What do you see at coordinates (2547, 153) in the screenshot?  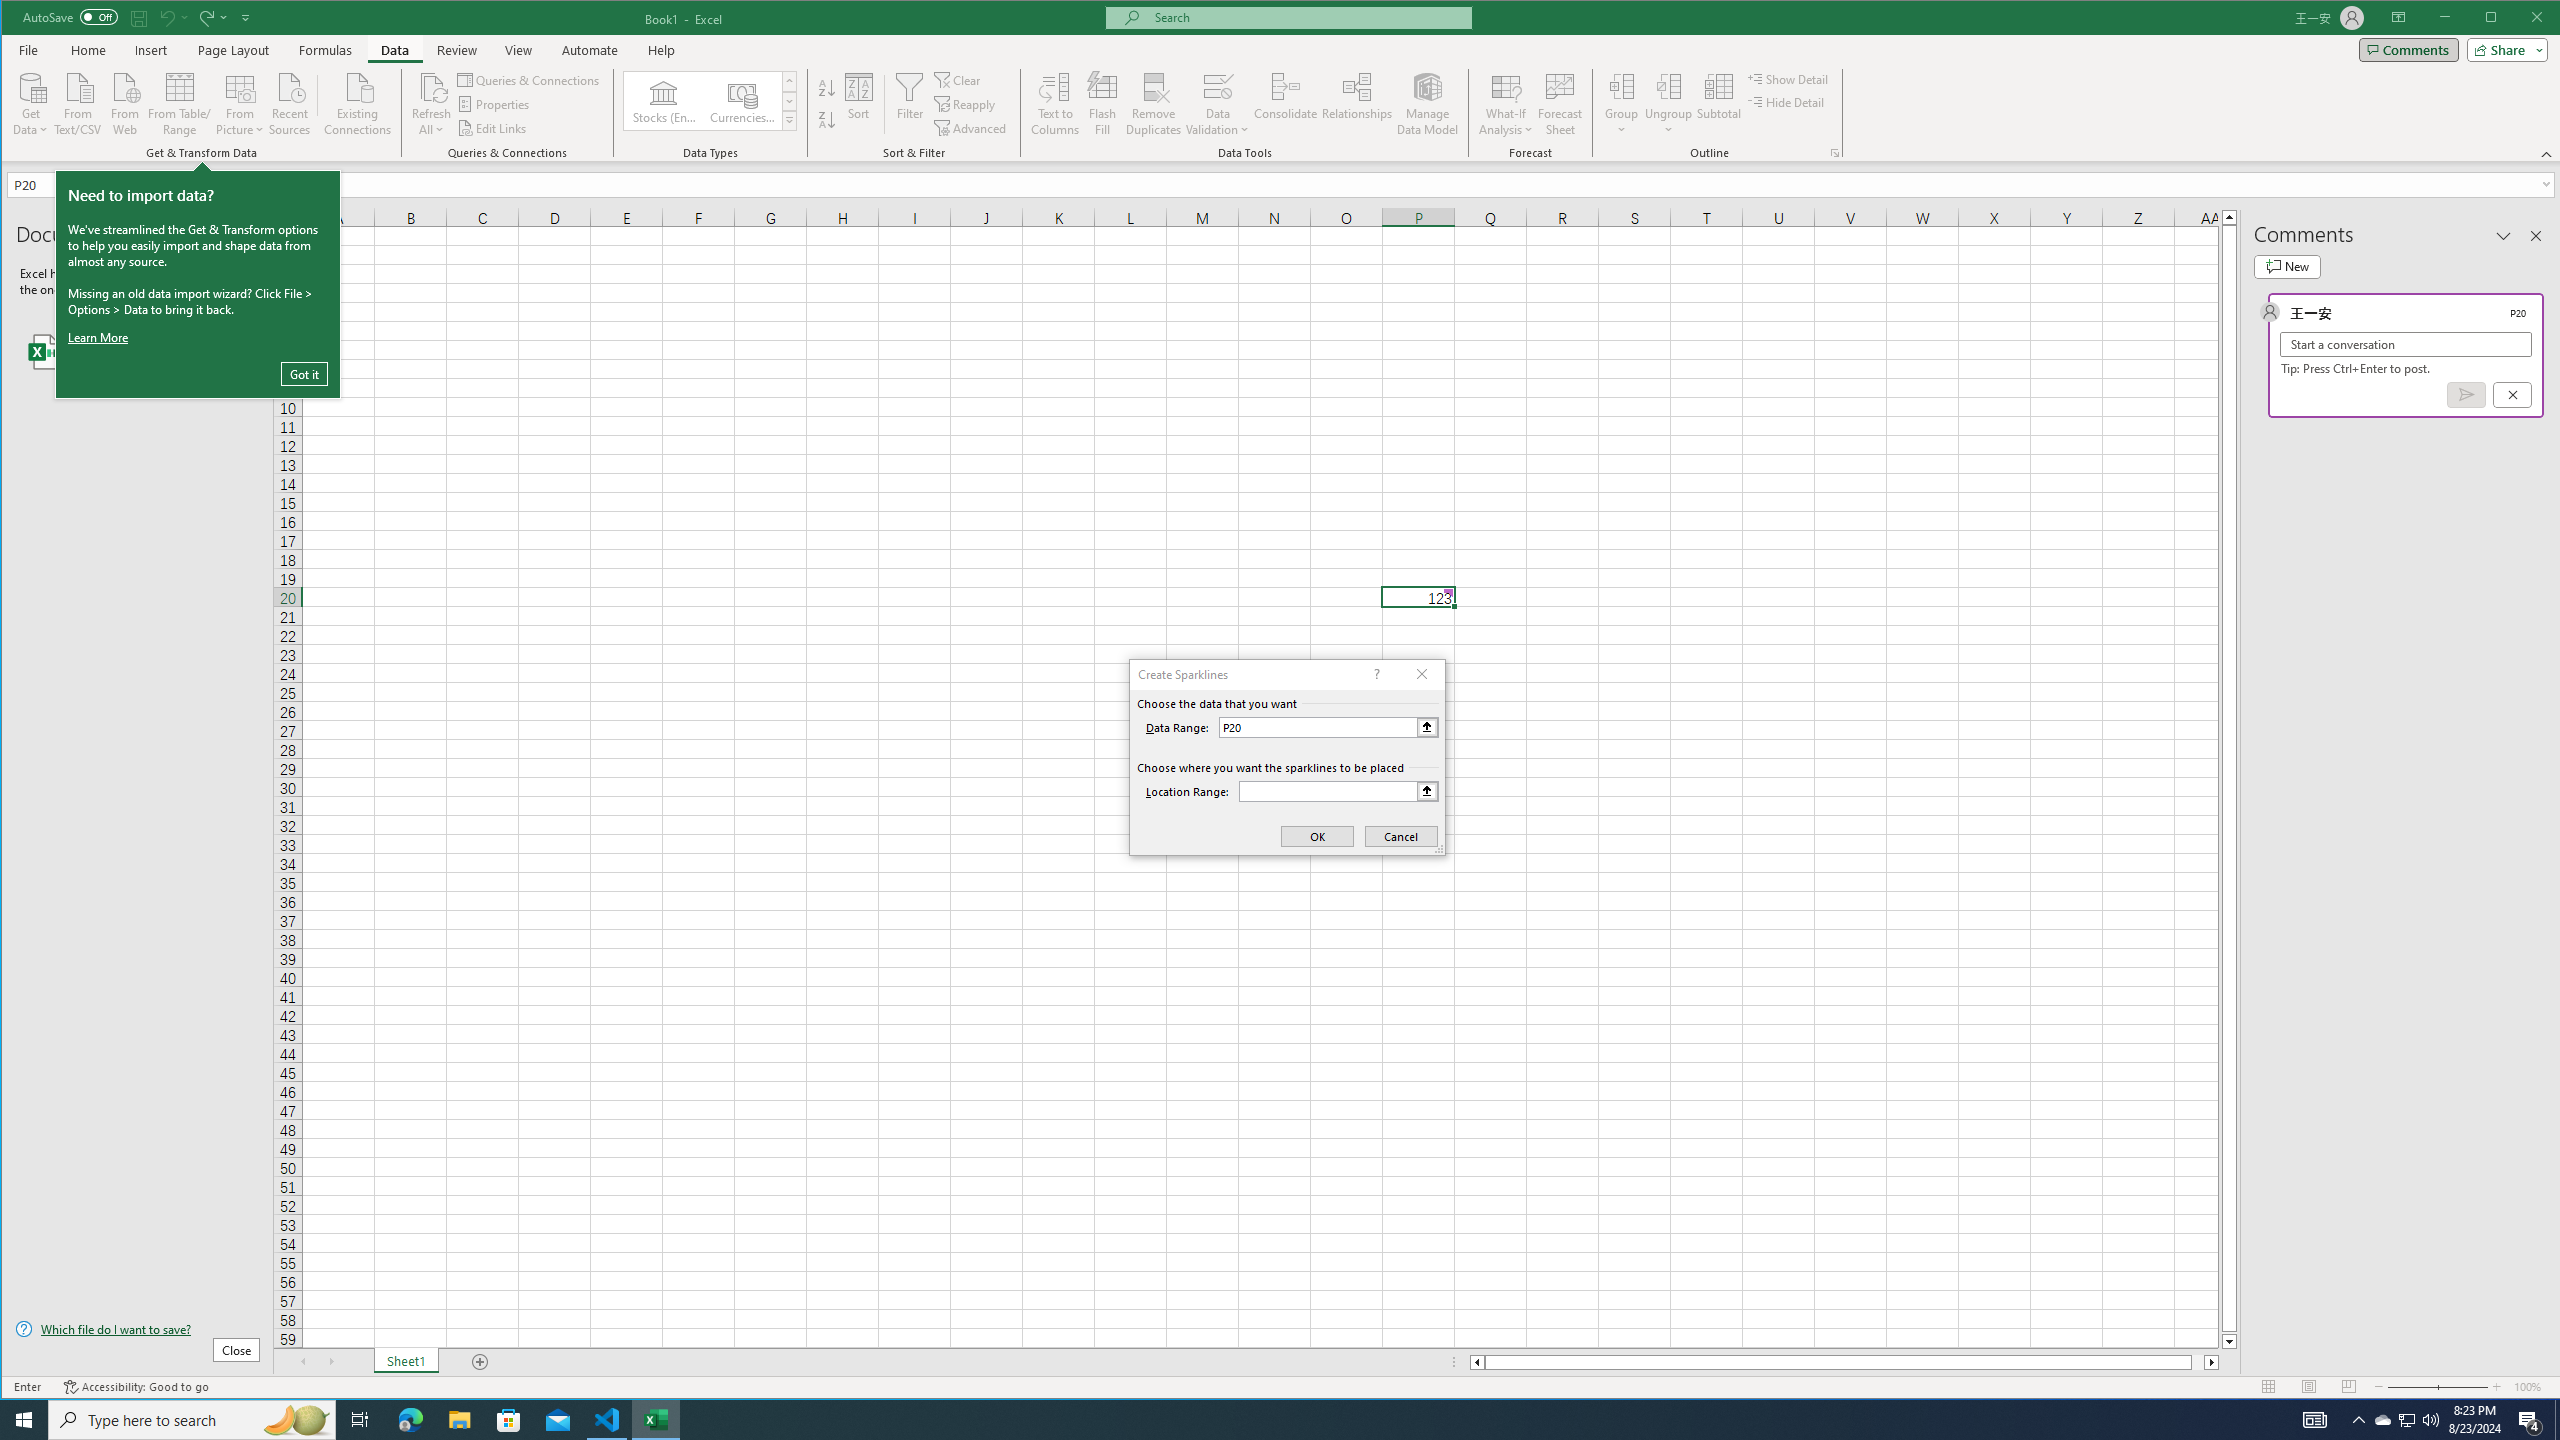 I see `'Collapse the Ribbon'` at bounding box center [2547, 153].